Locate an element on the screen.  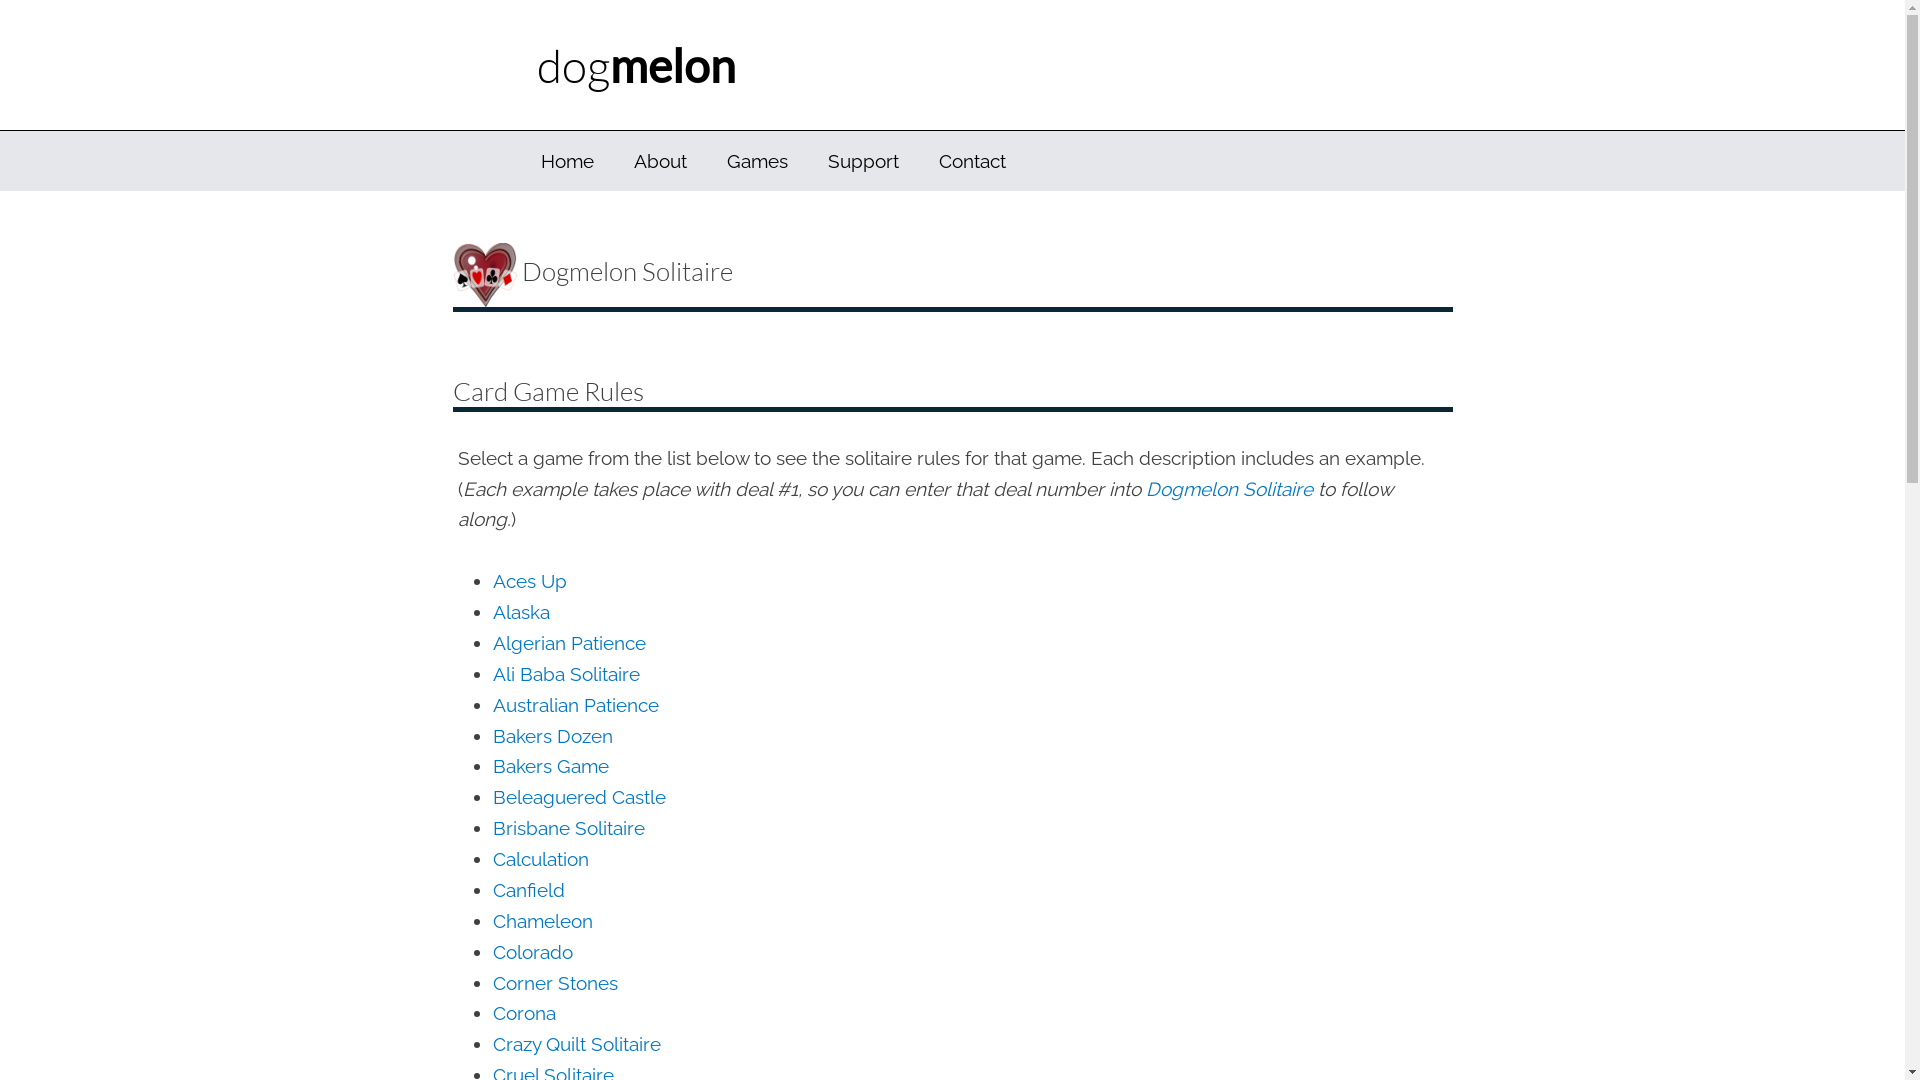
'Canfield' is located at coordinates (528, 889).